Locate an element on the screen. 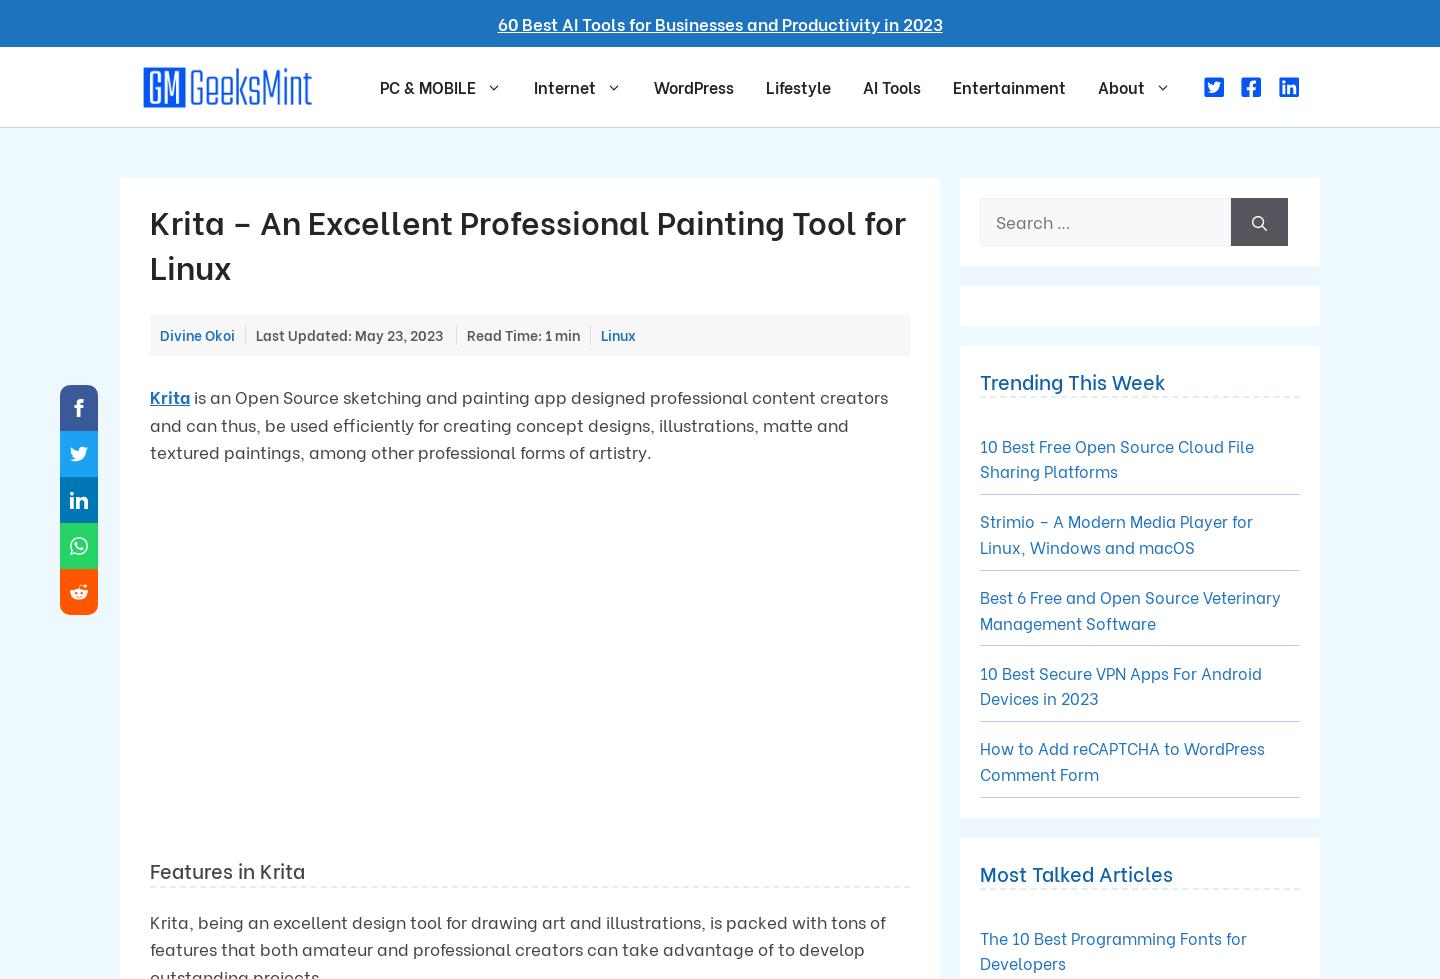 Image resolution: width=1440 pixels, height=979 pixels. 'Features in Krita' is located at coordinates (227, 868).